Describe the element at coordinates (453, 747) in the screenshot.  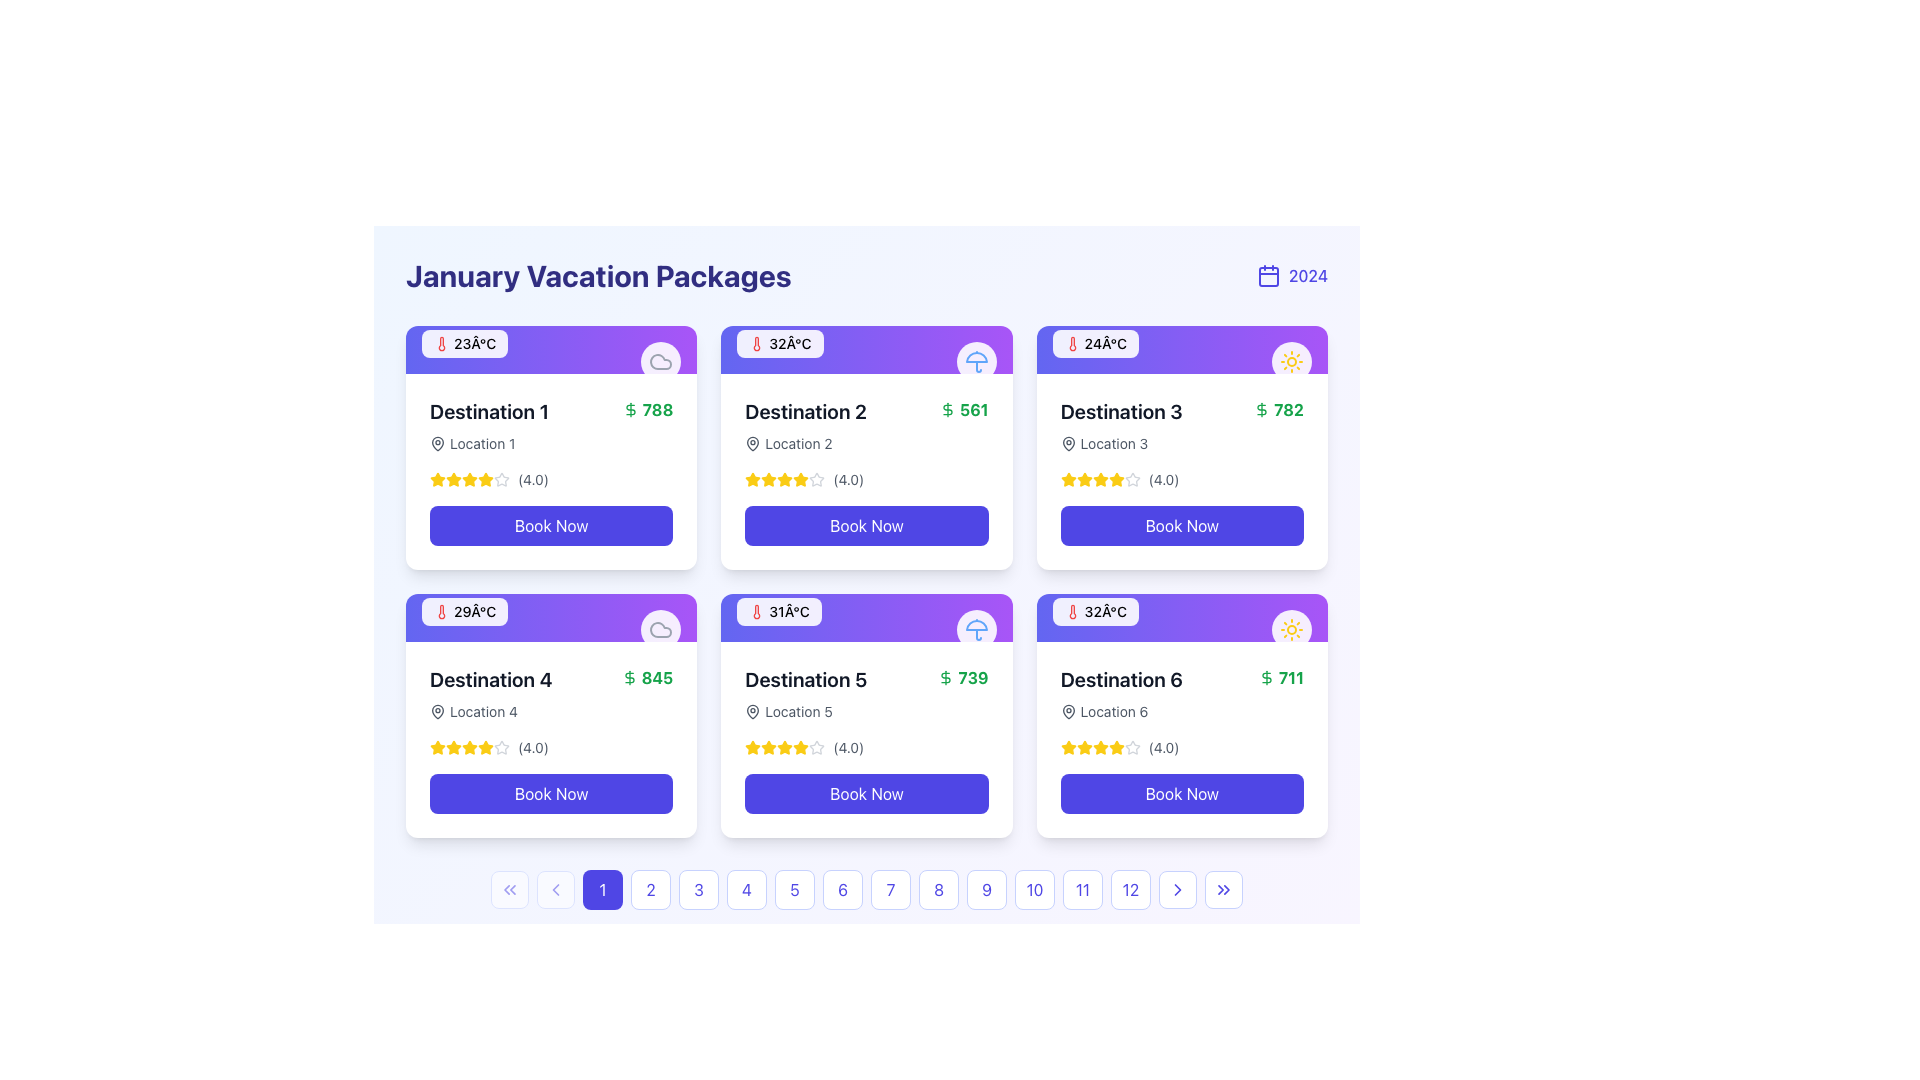
I see `the fourth star icon in the rating system located in the 'Destination 4' card in the lower-left quadrant` at that location.